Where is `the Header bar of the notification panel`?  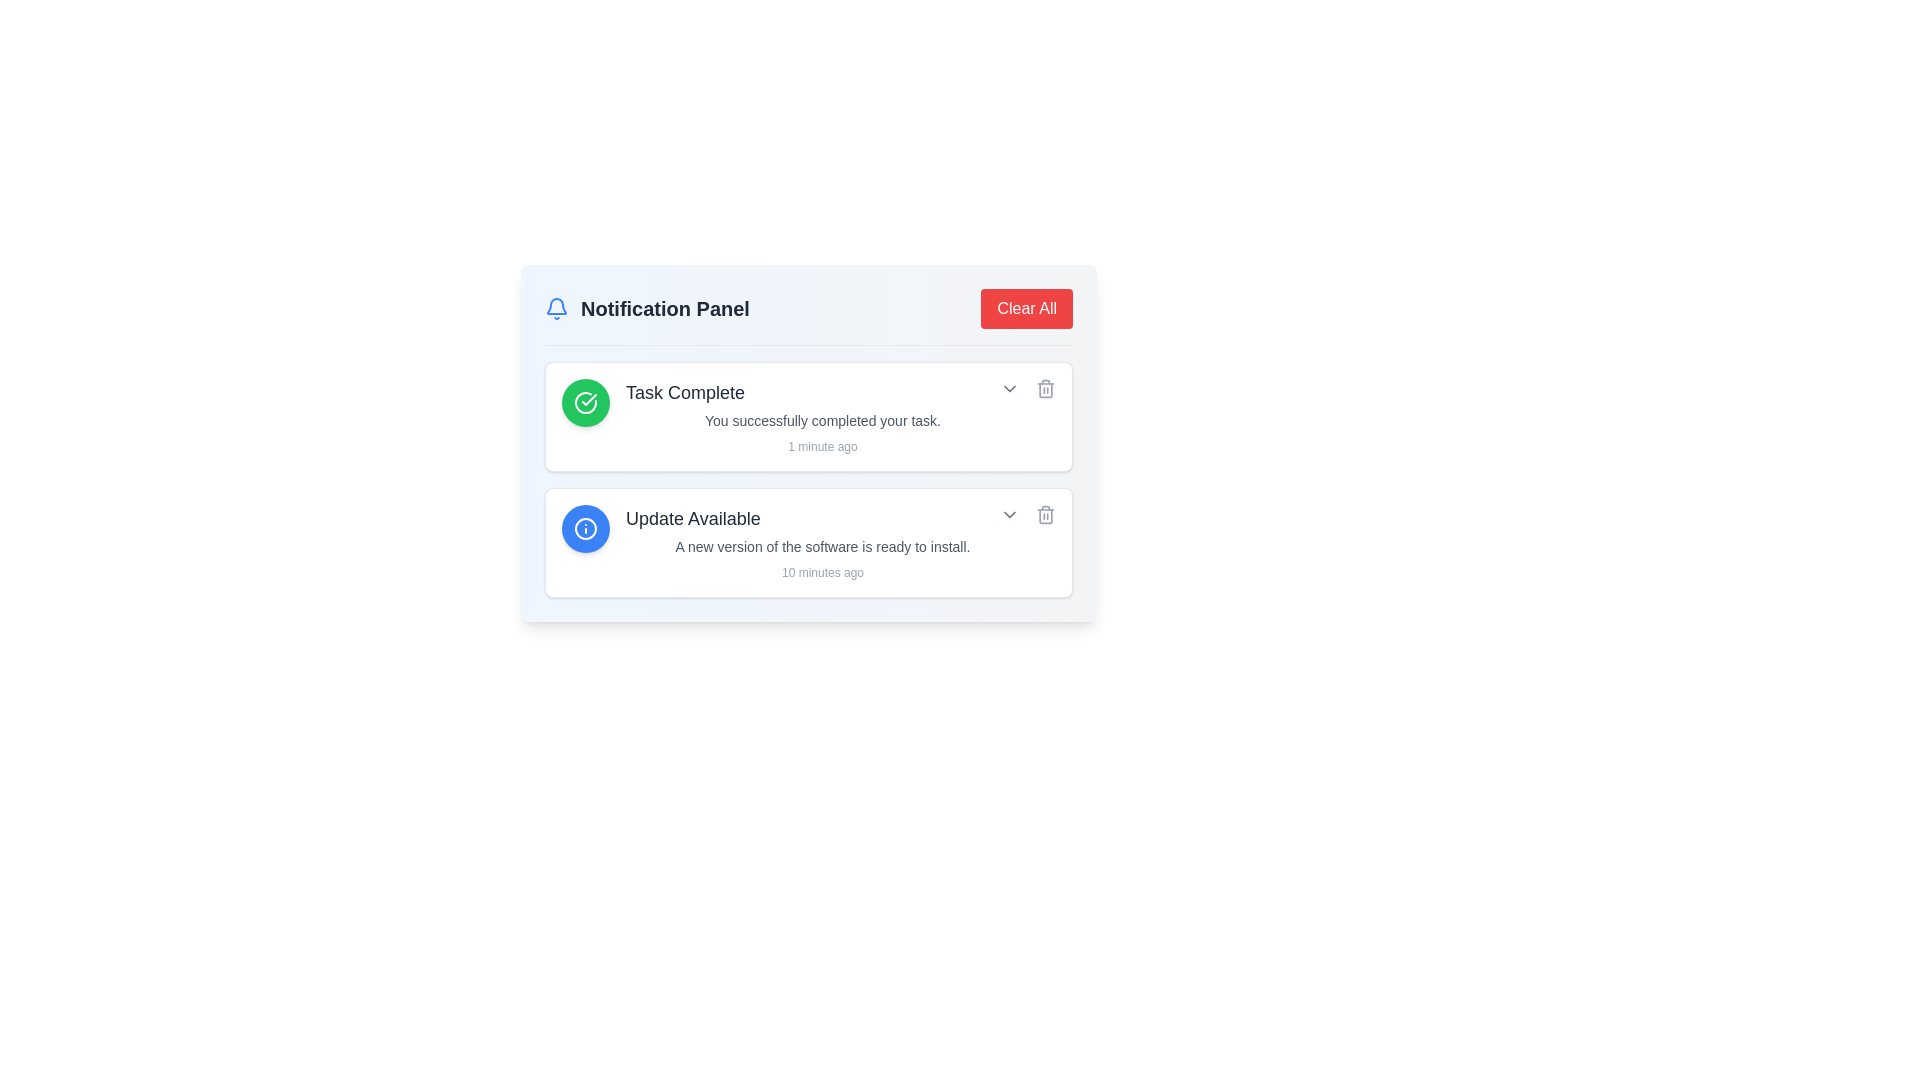
the Header bar of the notification panel is located at coordinates (809, 316).